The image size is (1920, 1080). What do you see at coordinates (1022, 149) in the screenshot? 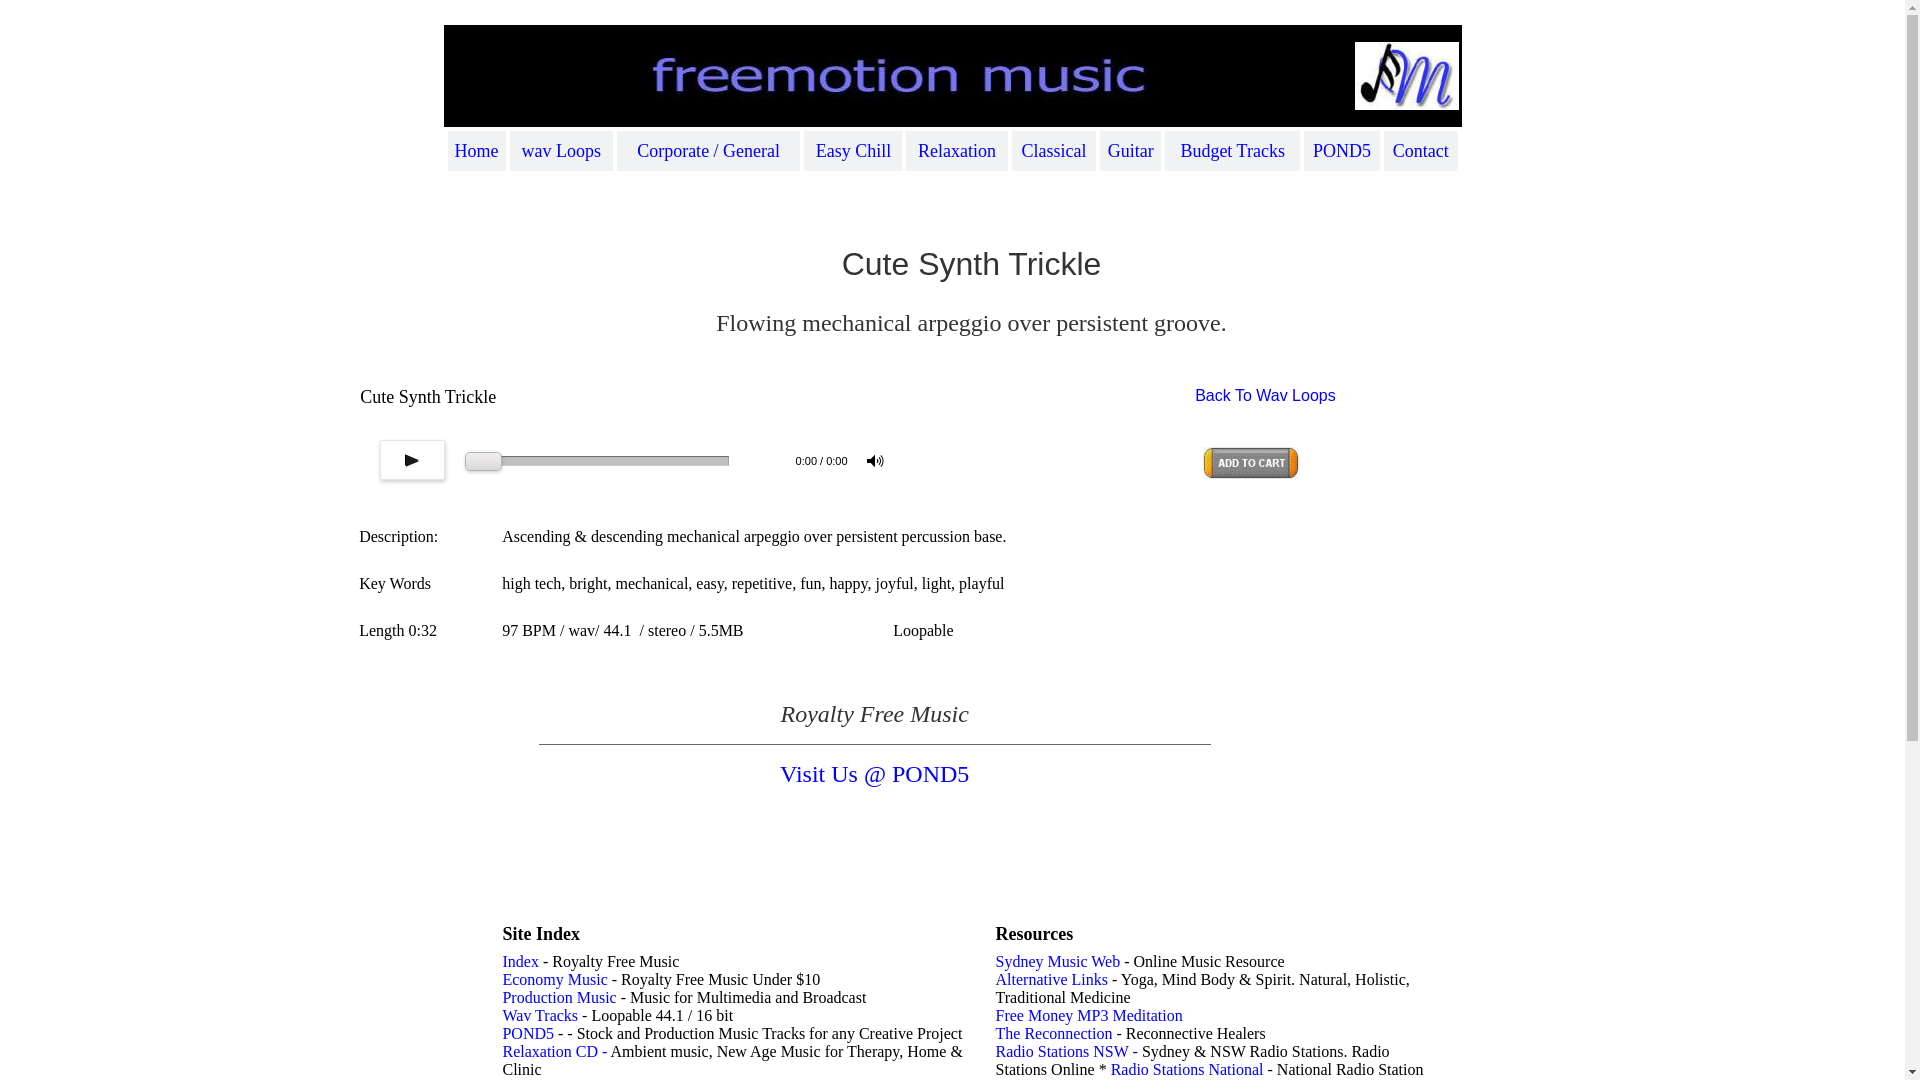
I see `'Classical'` at bounding box center [1022, 149].